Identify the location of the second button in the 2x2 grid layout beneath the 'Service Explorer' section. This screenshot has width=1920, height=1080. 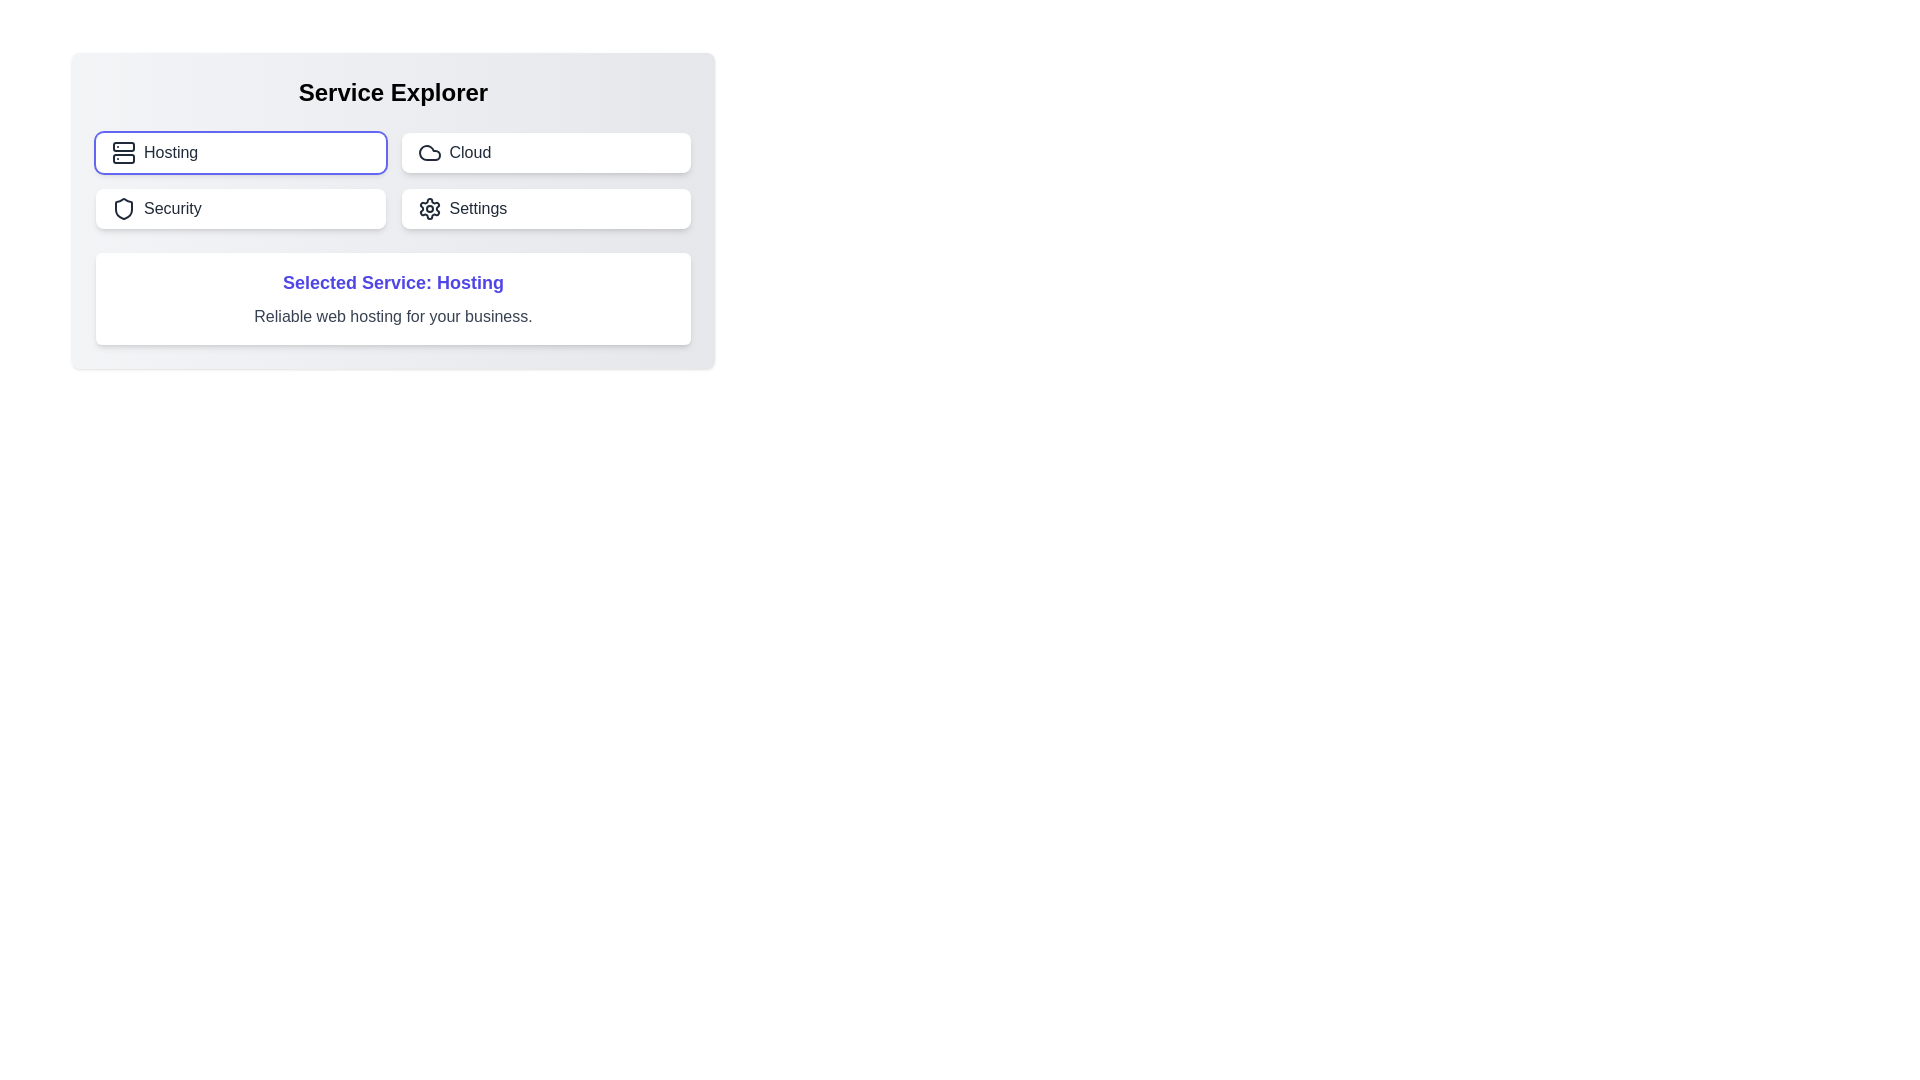
(546, 152).